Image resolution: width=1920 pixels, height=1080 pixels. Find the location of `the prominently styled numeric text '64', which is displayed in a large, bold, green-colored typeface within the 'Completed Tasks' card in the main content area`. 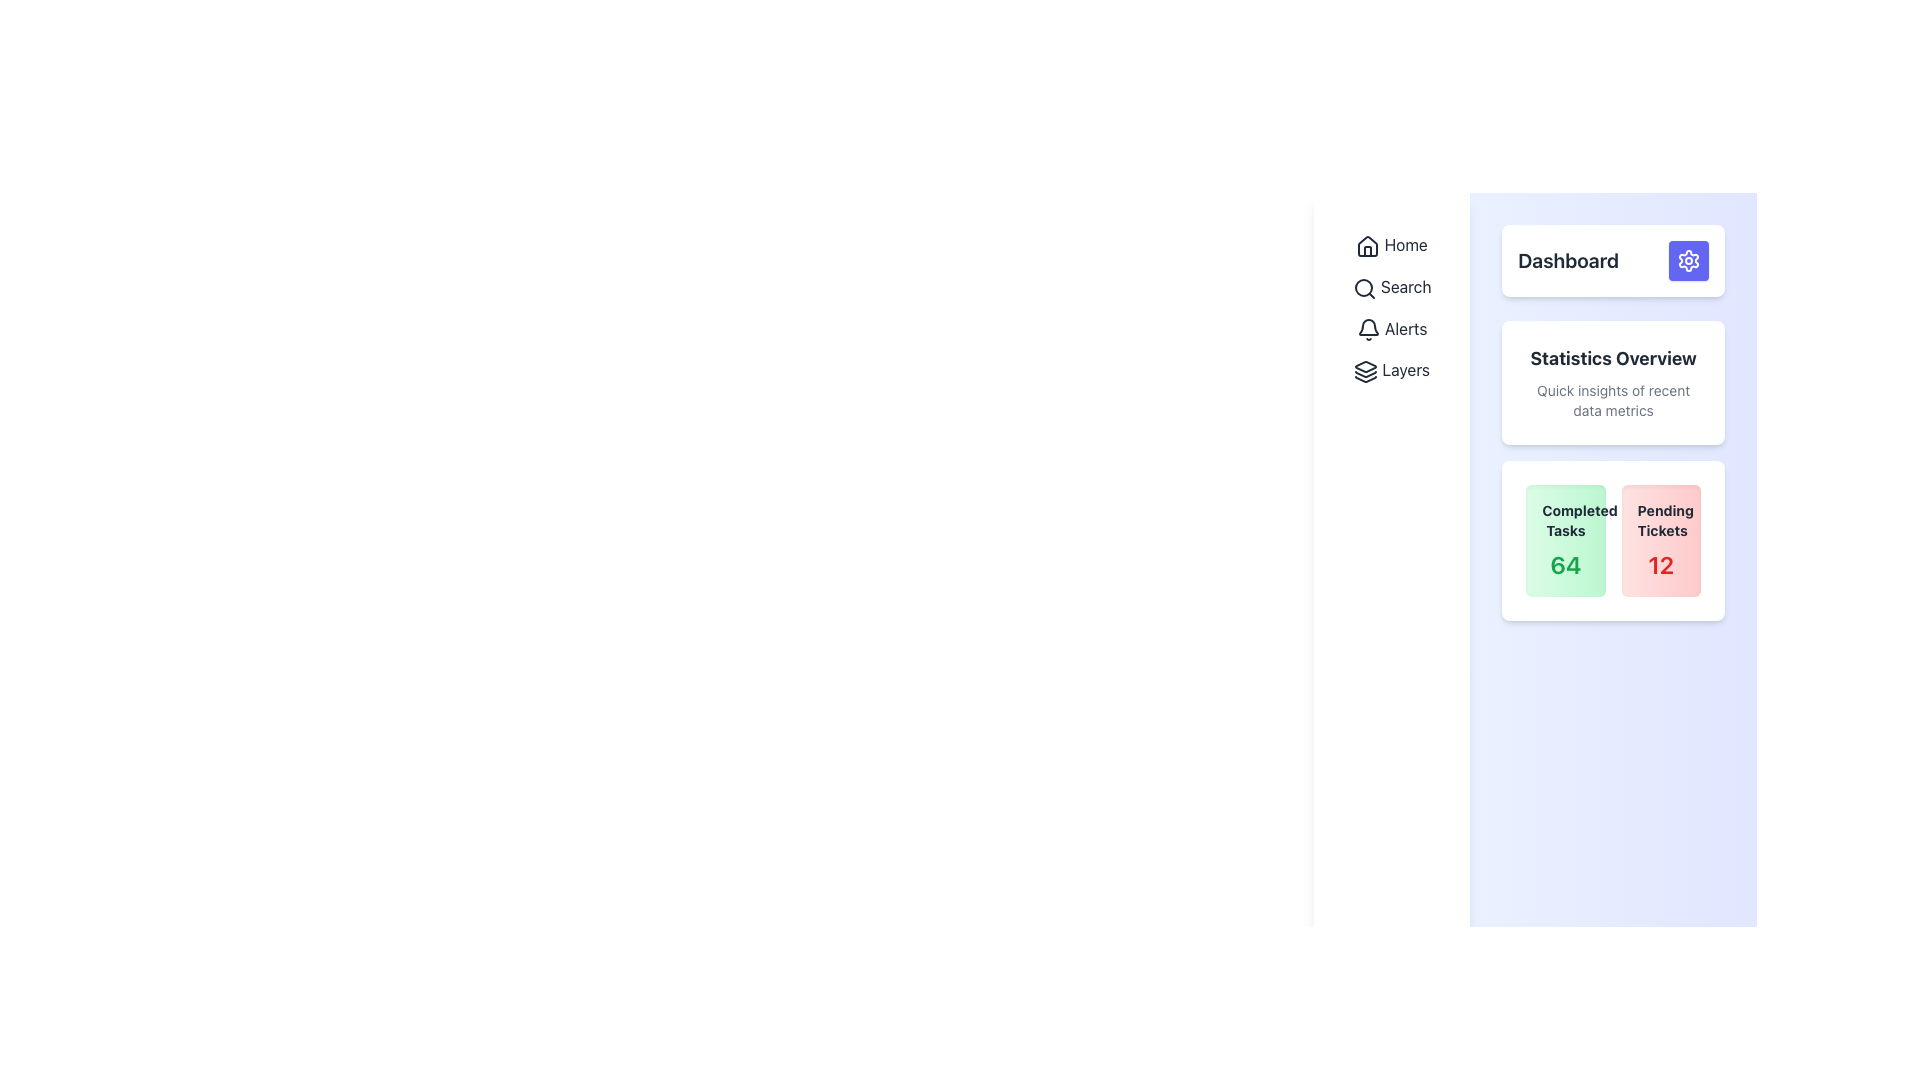

the prominently styled numeric text '64', which is displayed in a large, bold, green-colored typeface within the 'Completed Tasks' card in the main content area is located at coordinates (1564, 564).